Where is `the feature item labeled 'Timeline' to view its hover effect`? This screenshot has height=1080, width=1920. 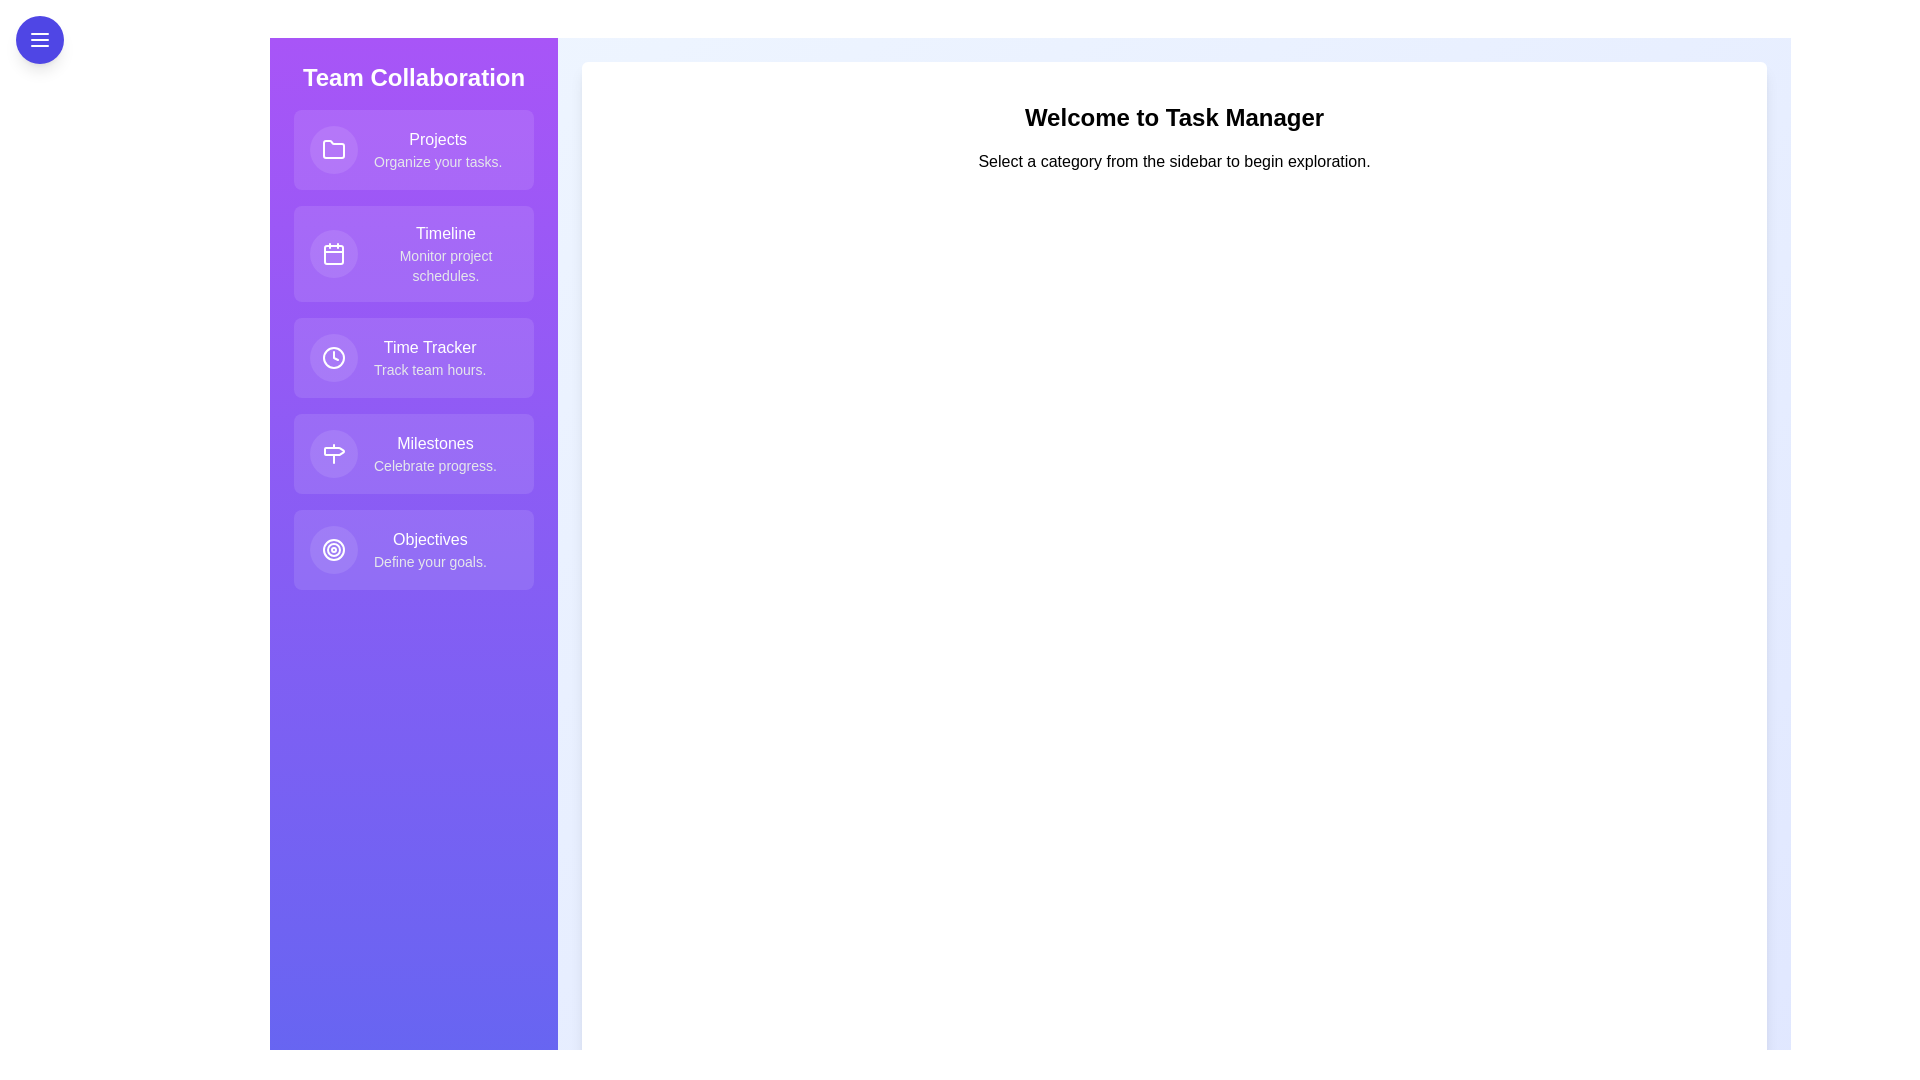 the feature item labeled 'Timeline' to view its hover effect is located at coordinates (412, 253).